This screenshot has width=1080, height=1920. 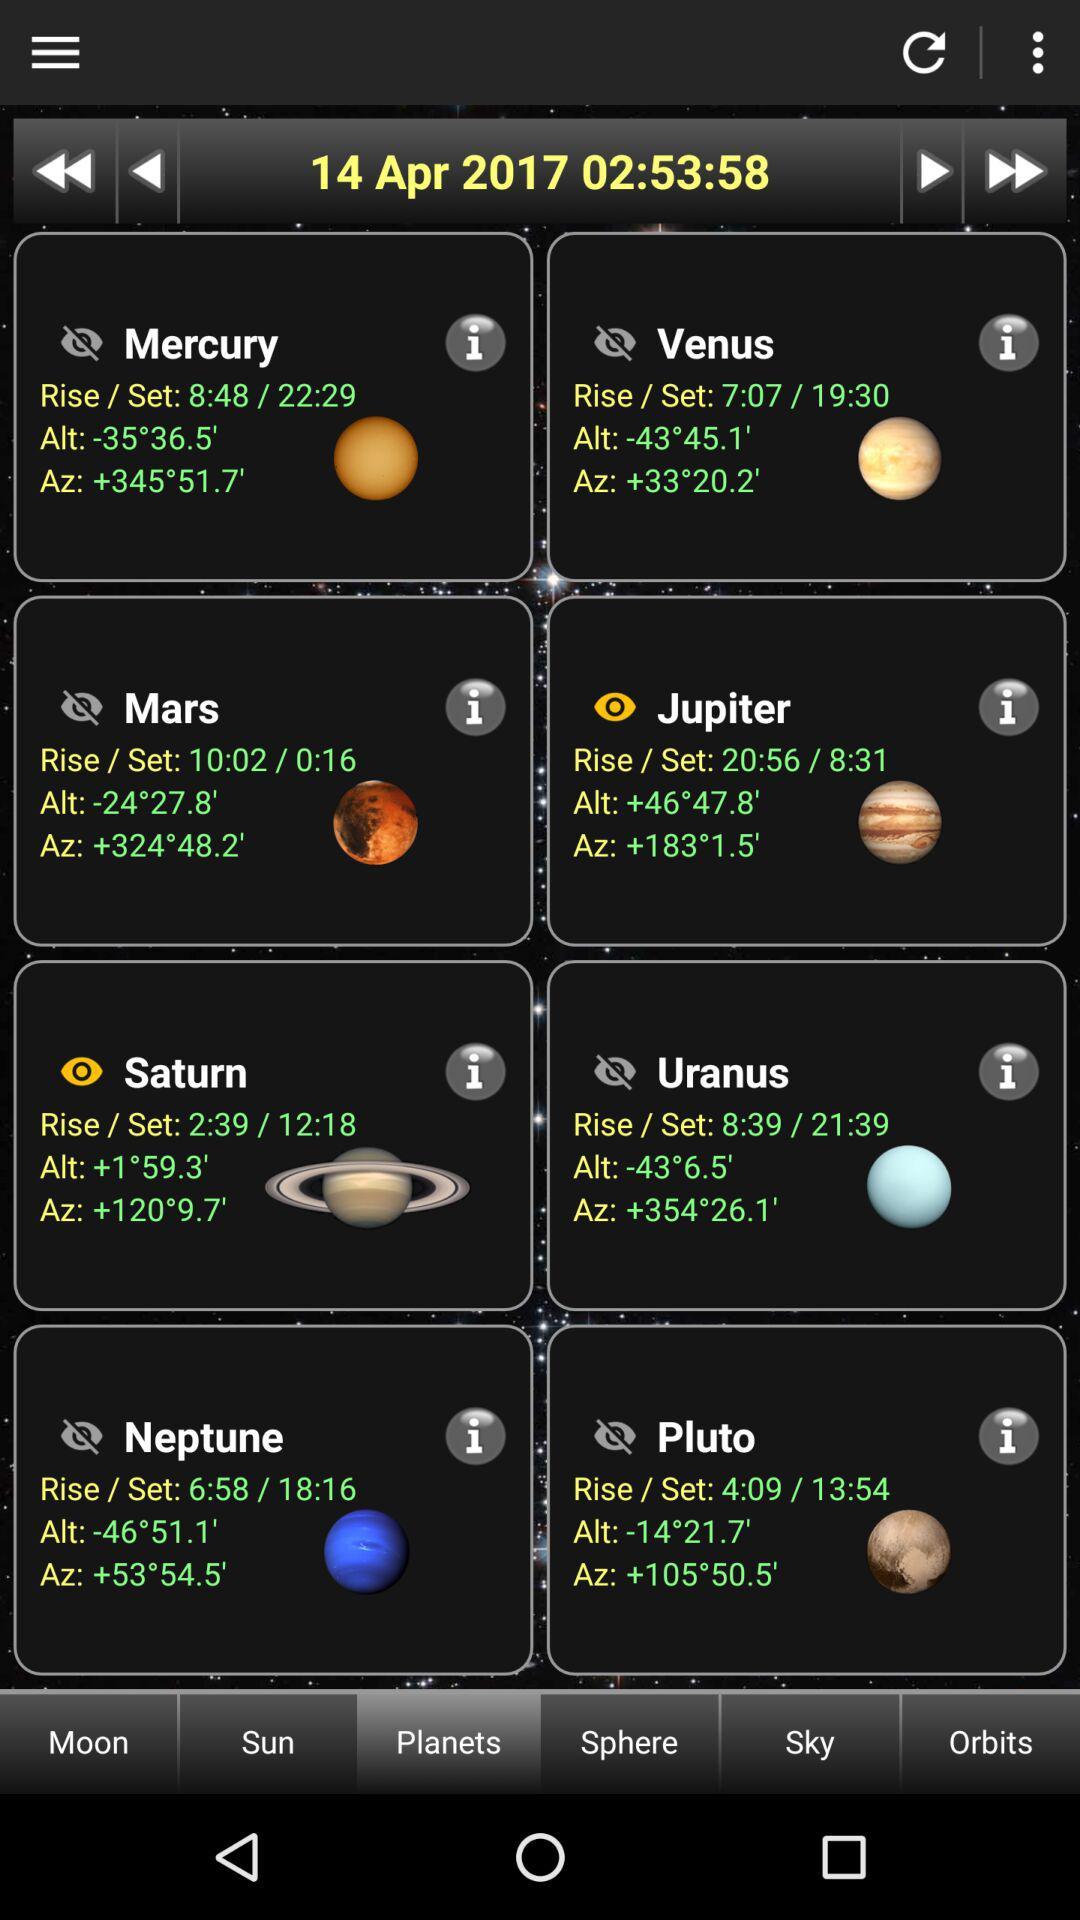 What do you see at coordinates (475, 706) in the screenshot?
I see `more info` at bounding box center [475, 706].